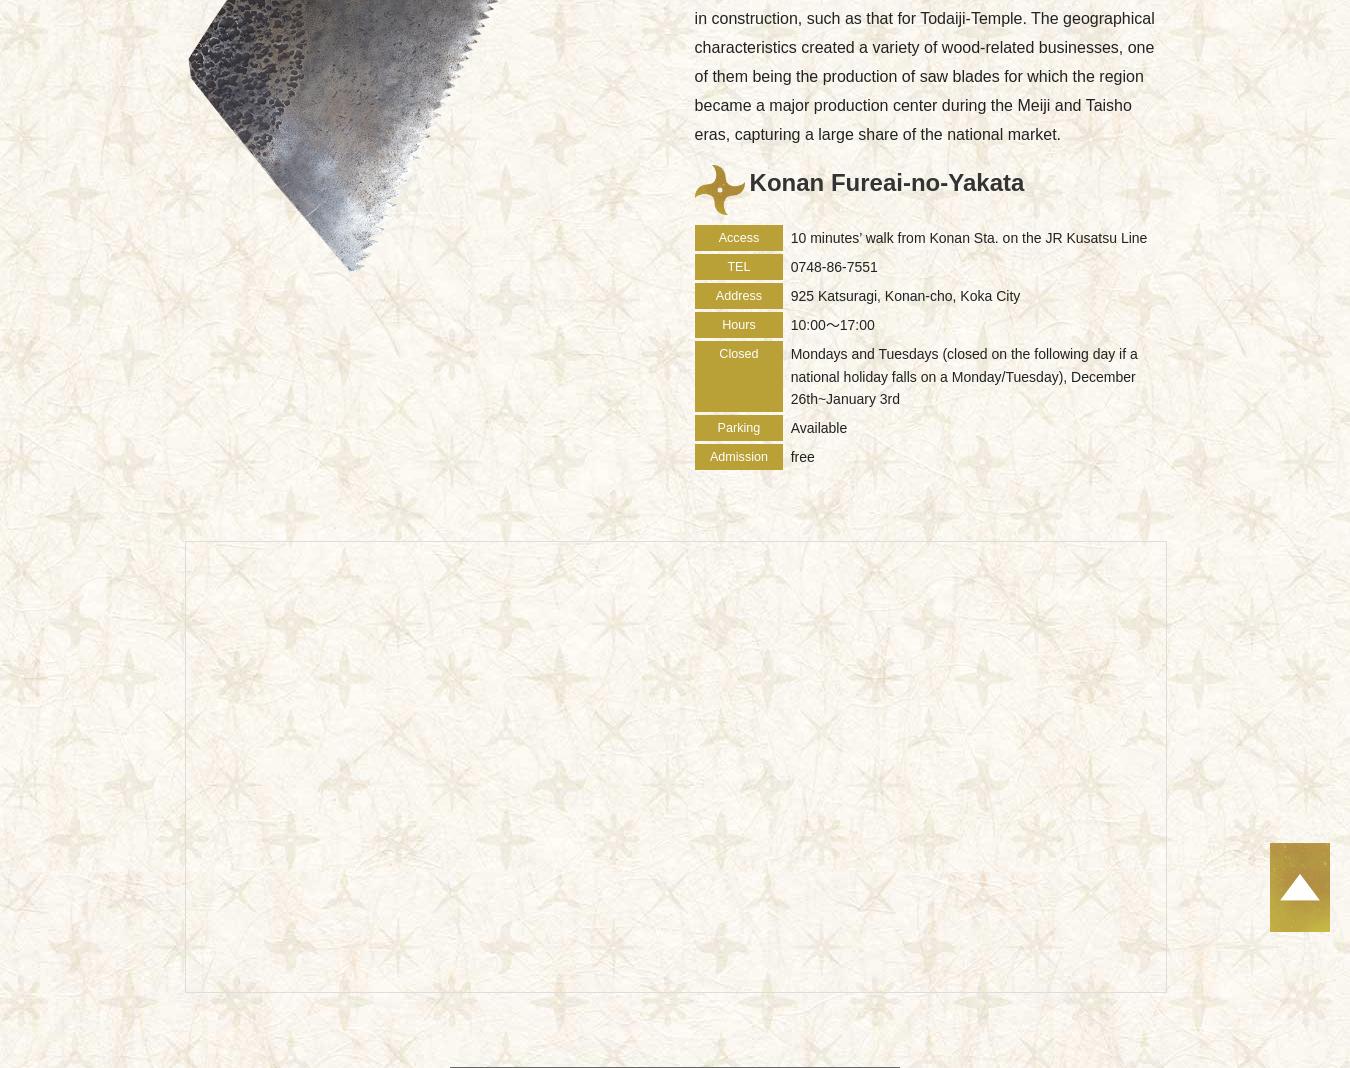 The height and width of the screenshot is (1068, 1350). What do you see at coordinates (737, 295) in the screenshot?
I see `'Address'` at bounding box center [737, 295].